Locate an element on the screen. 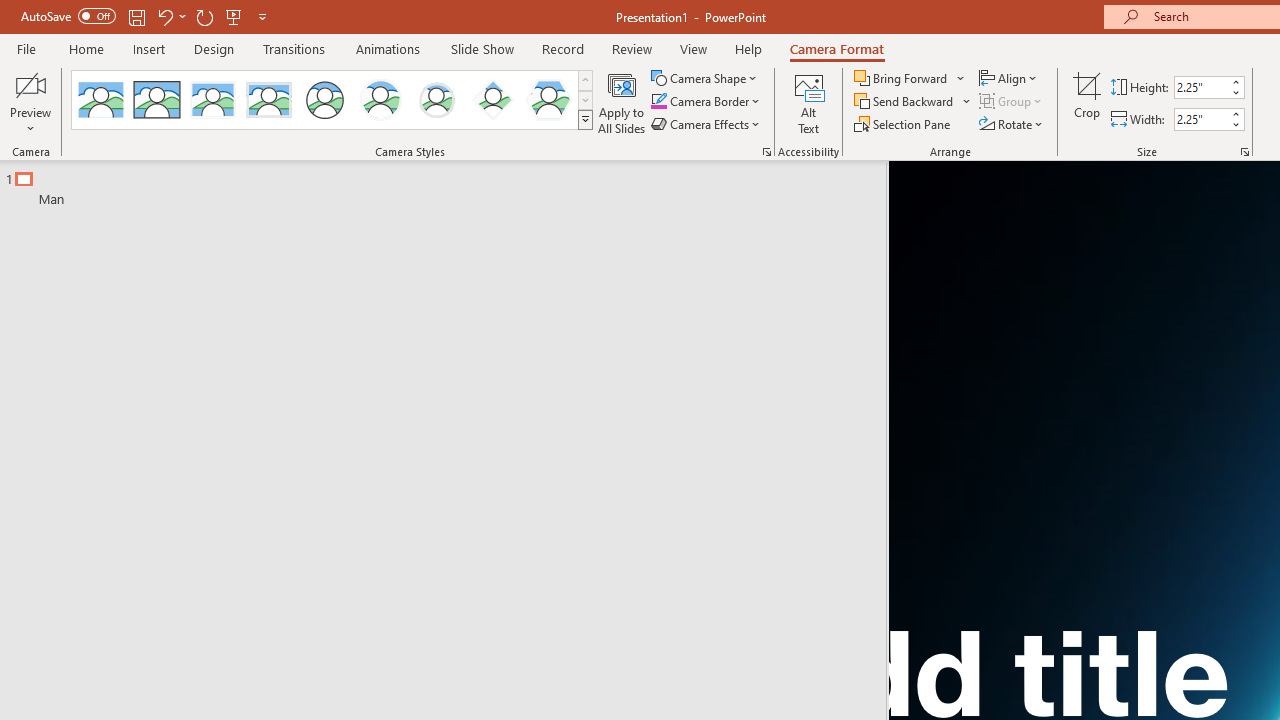  'Cameo Width' is located at coordinates (1200, 119).